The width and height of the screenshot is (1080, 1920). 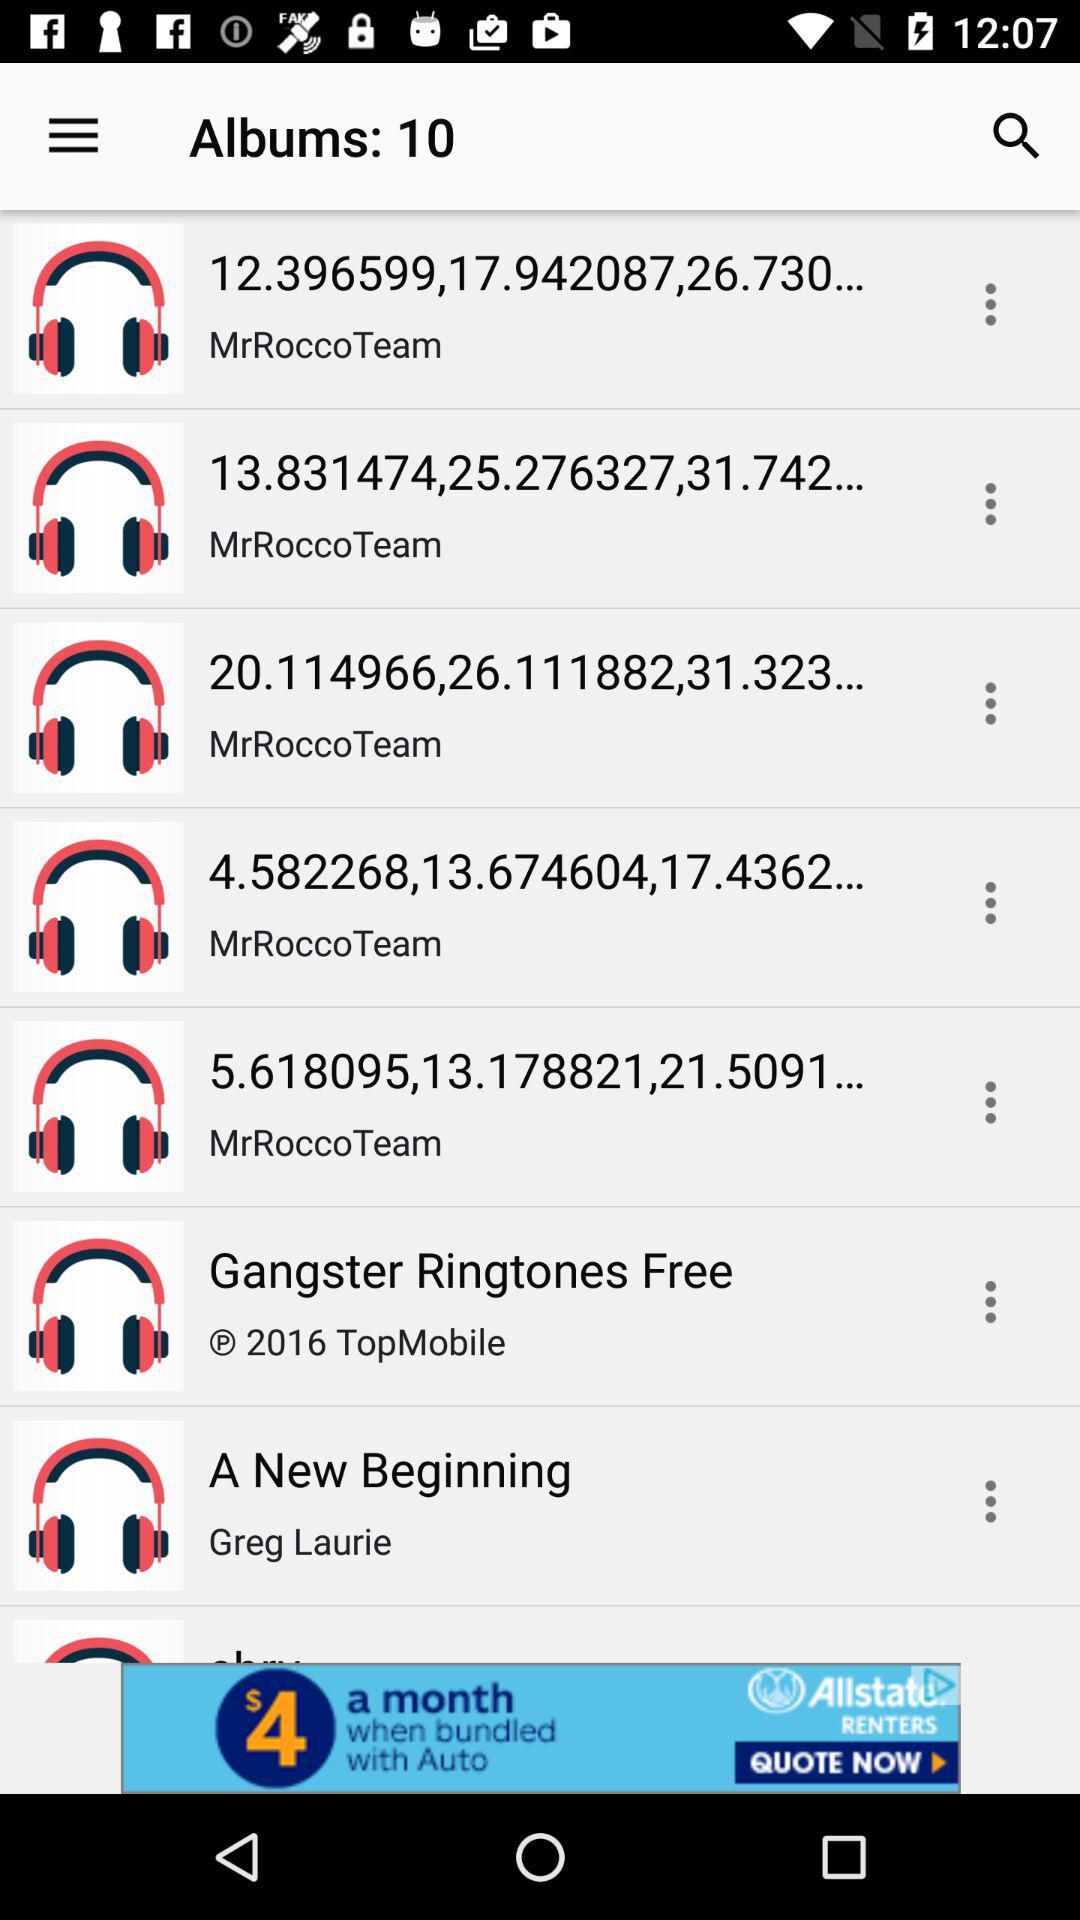 What do you see at coordinates (990, 901) in the screenshot?
I see `more details` at bounding box center [990, 901].